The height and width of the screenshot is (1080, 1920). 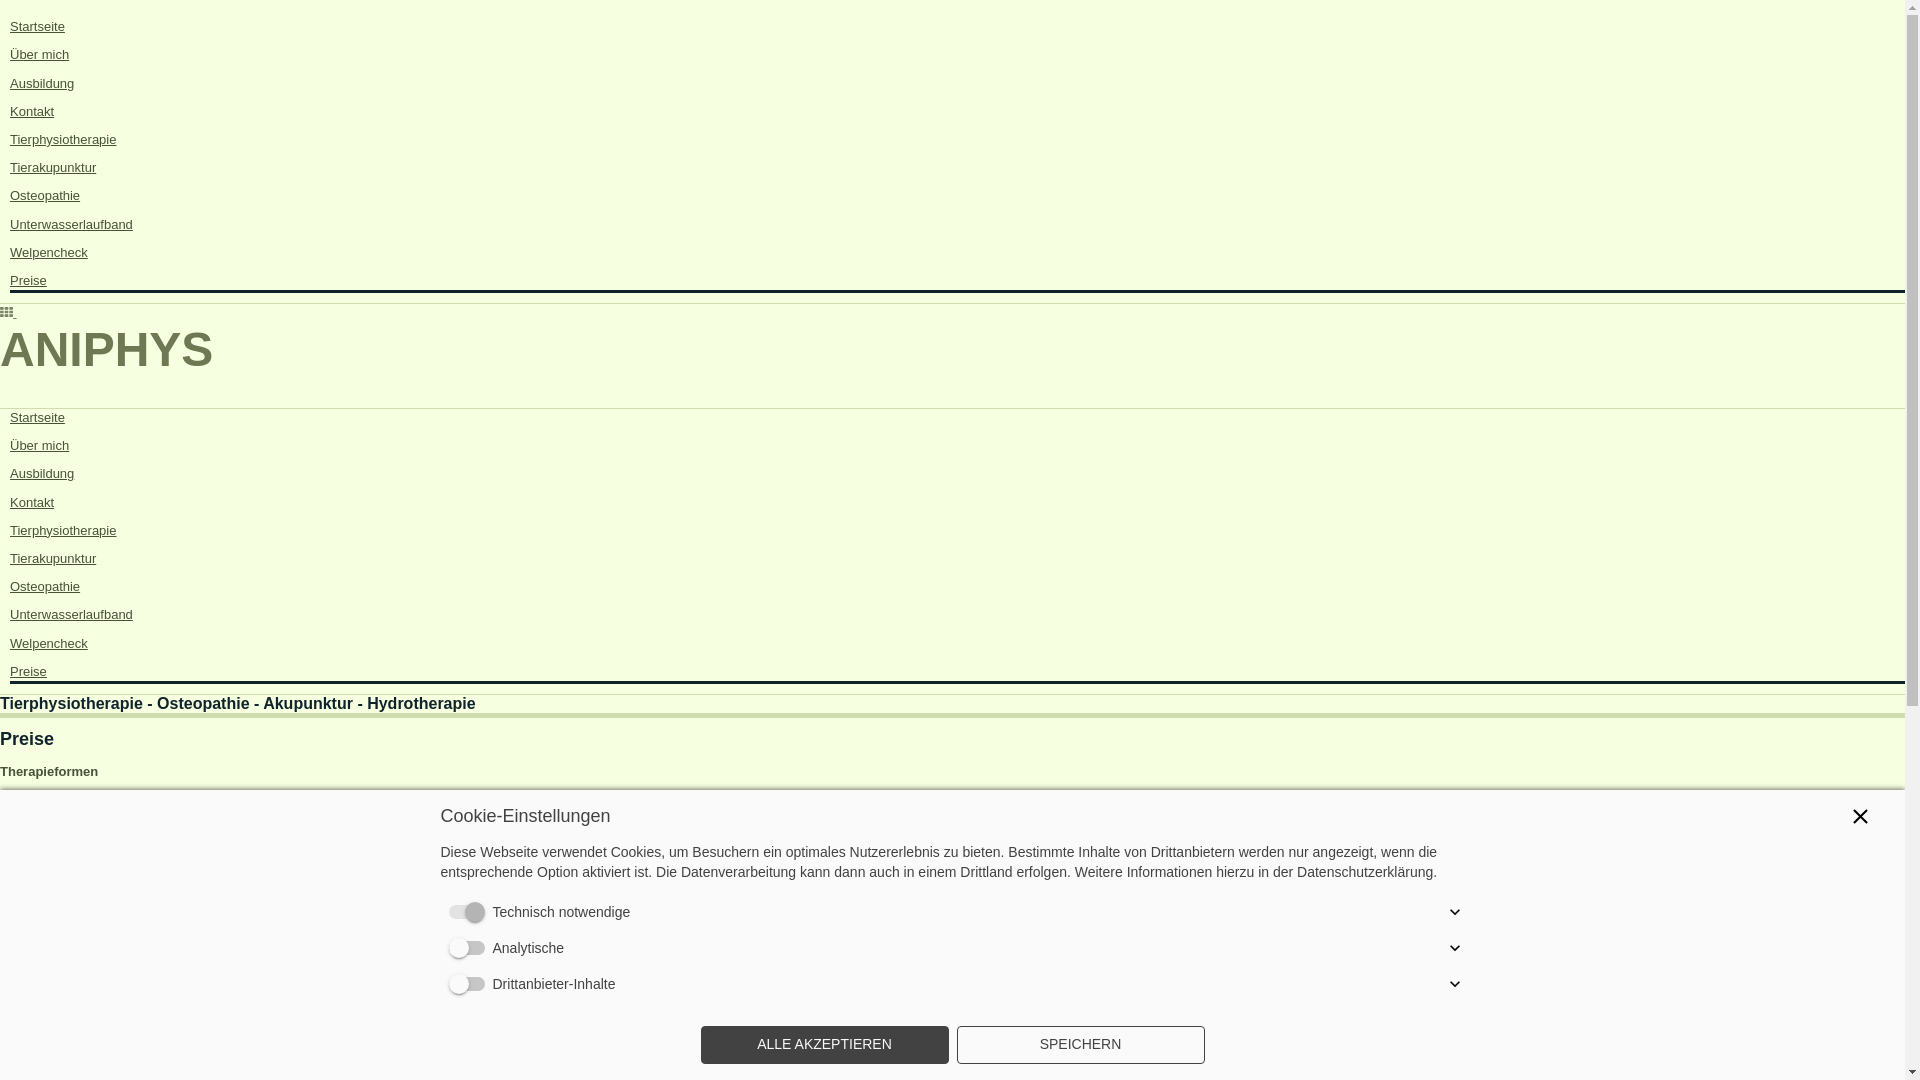 What do you see at coordinates (32, 111) in the screenshot?
I see `'Kontakt'` at bounding box center [32, 111].